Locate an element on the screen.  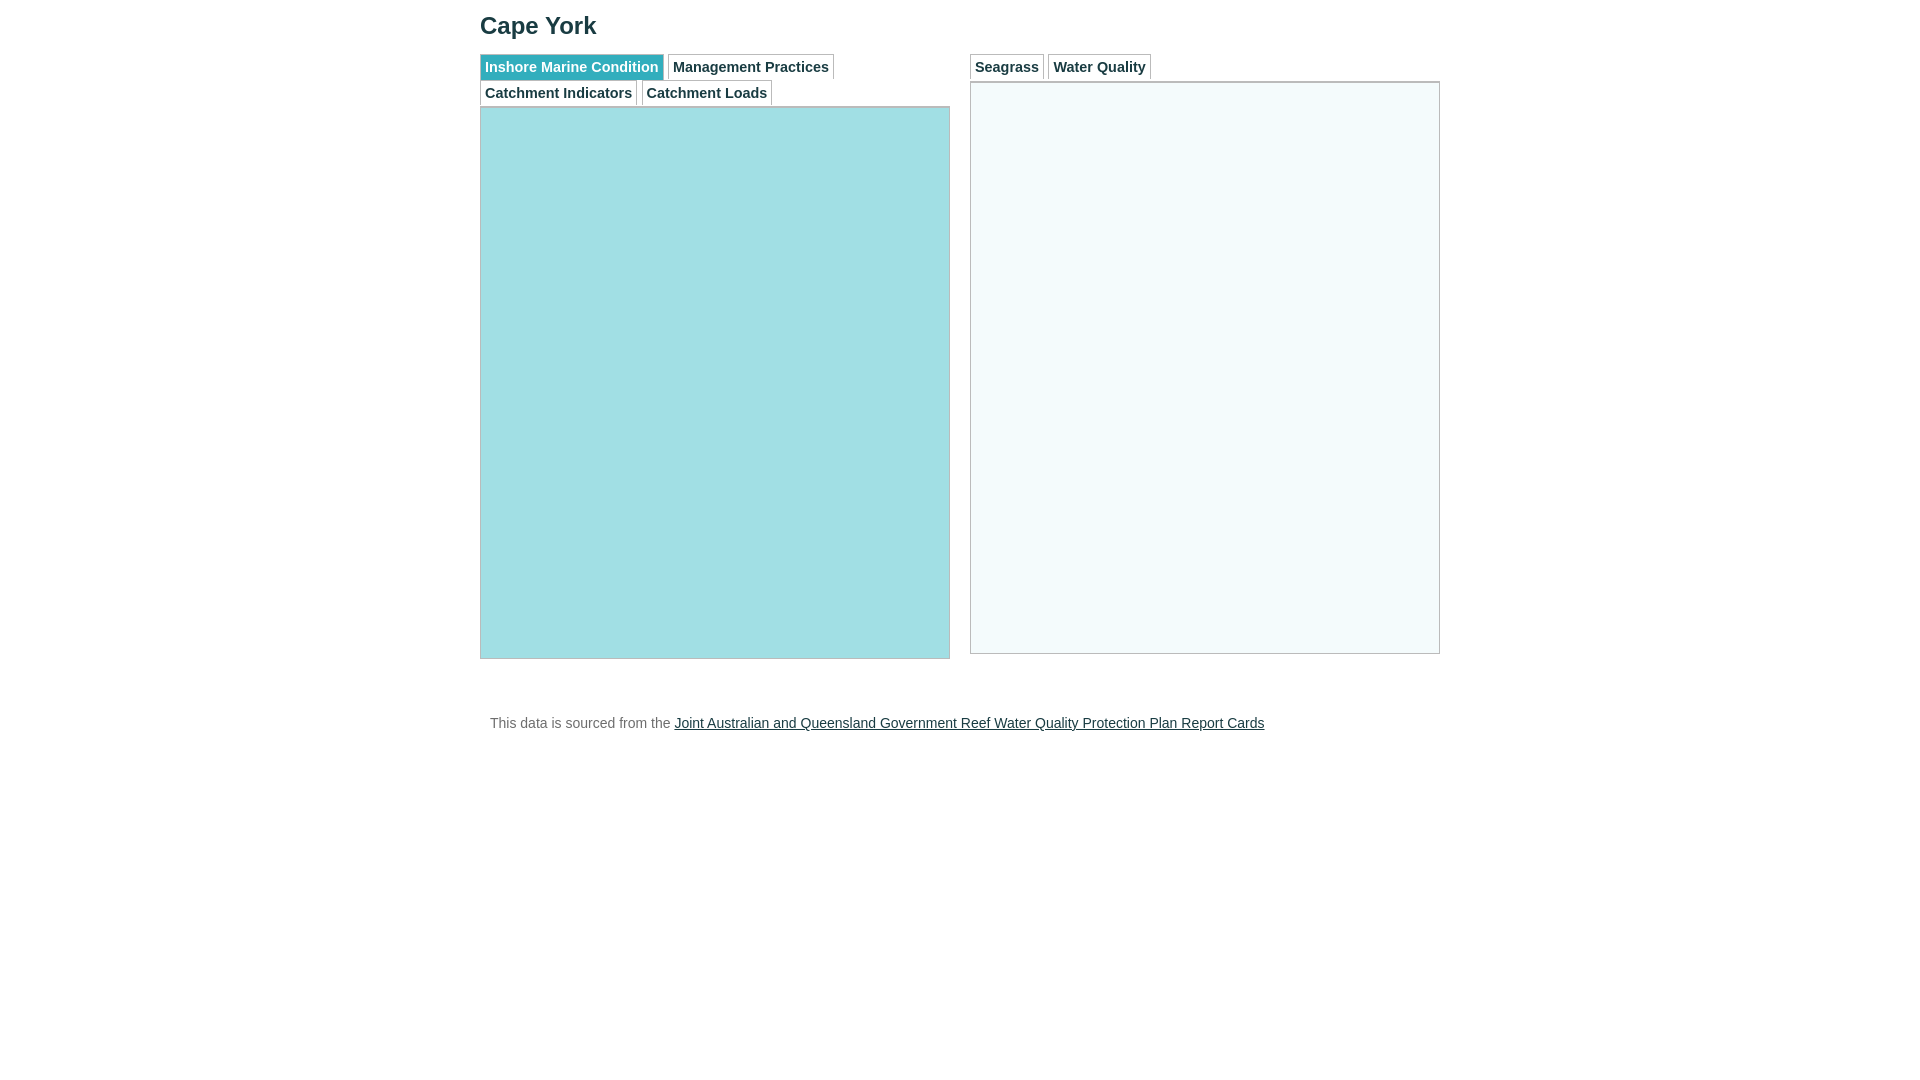
'Catchment Loads' is located at coordinates (707, 92).